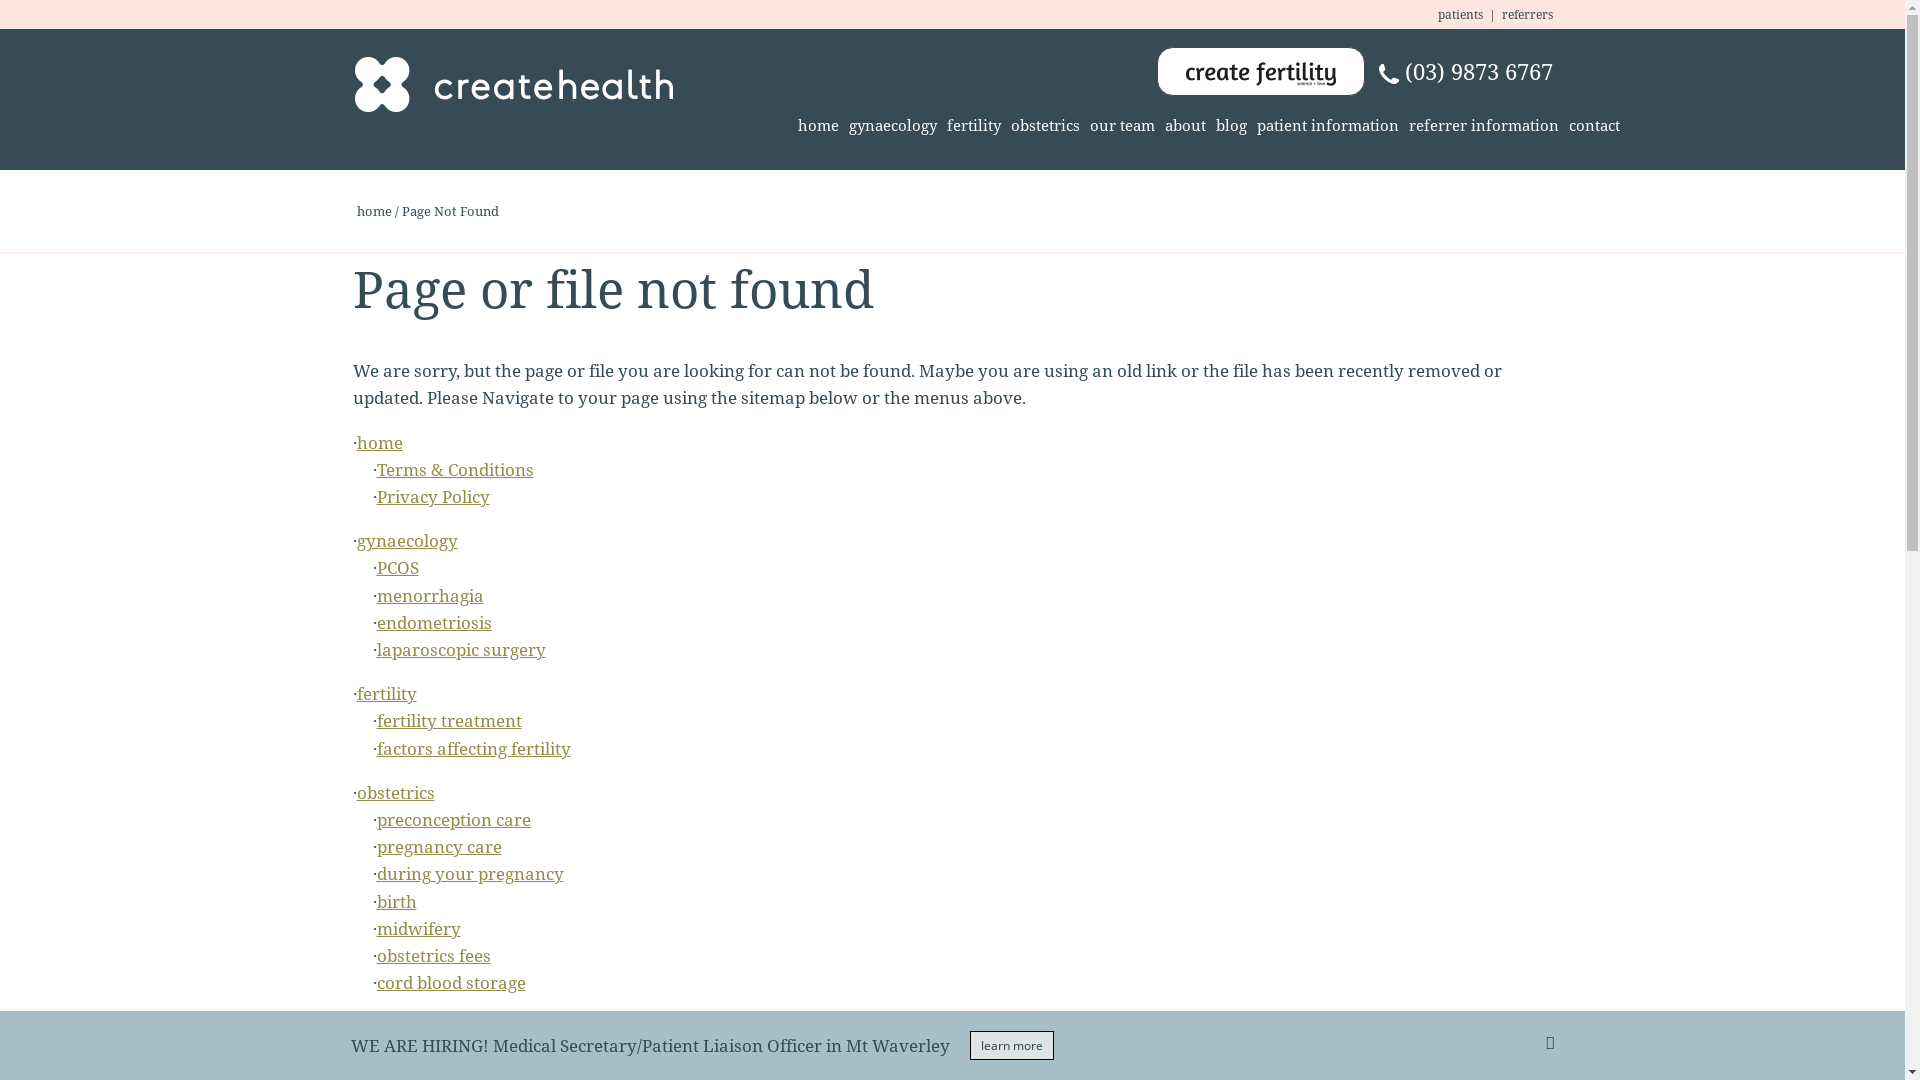 This screenshot has width=1920, height=1080. Describe the element at coordinates (1208, 126) in the screenshot. I see `'blog'` at that location.